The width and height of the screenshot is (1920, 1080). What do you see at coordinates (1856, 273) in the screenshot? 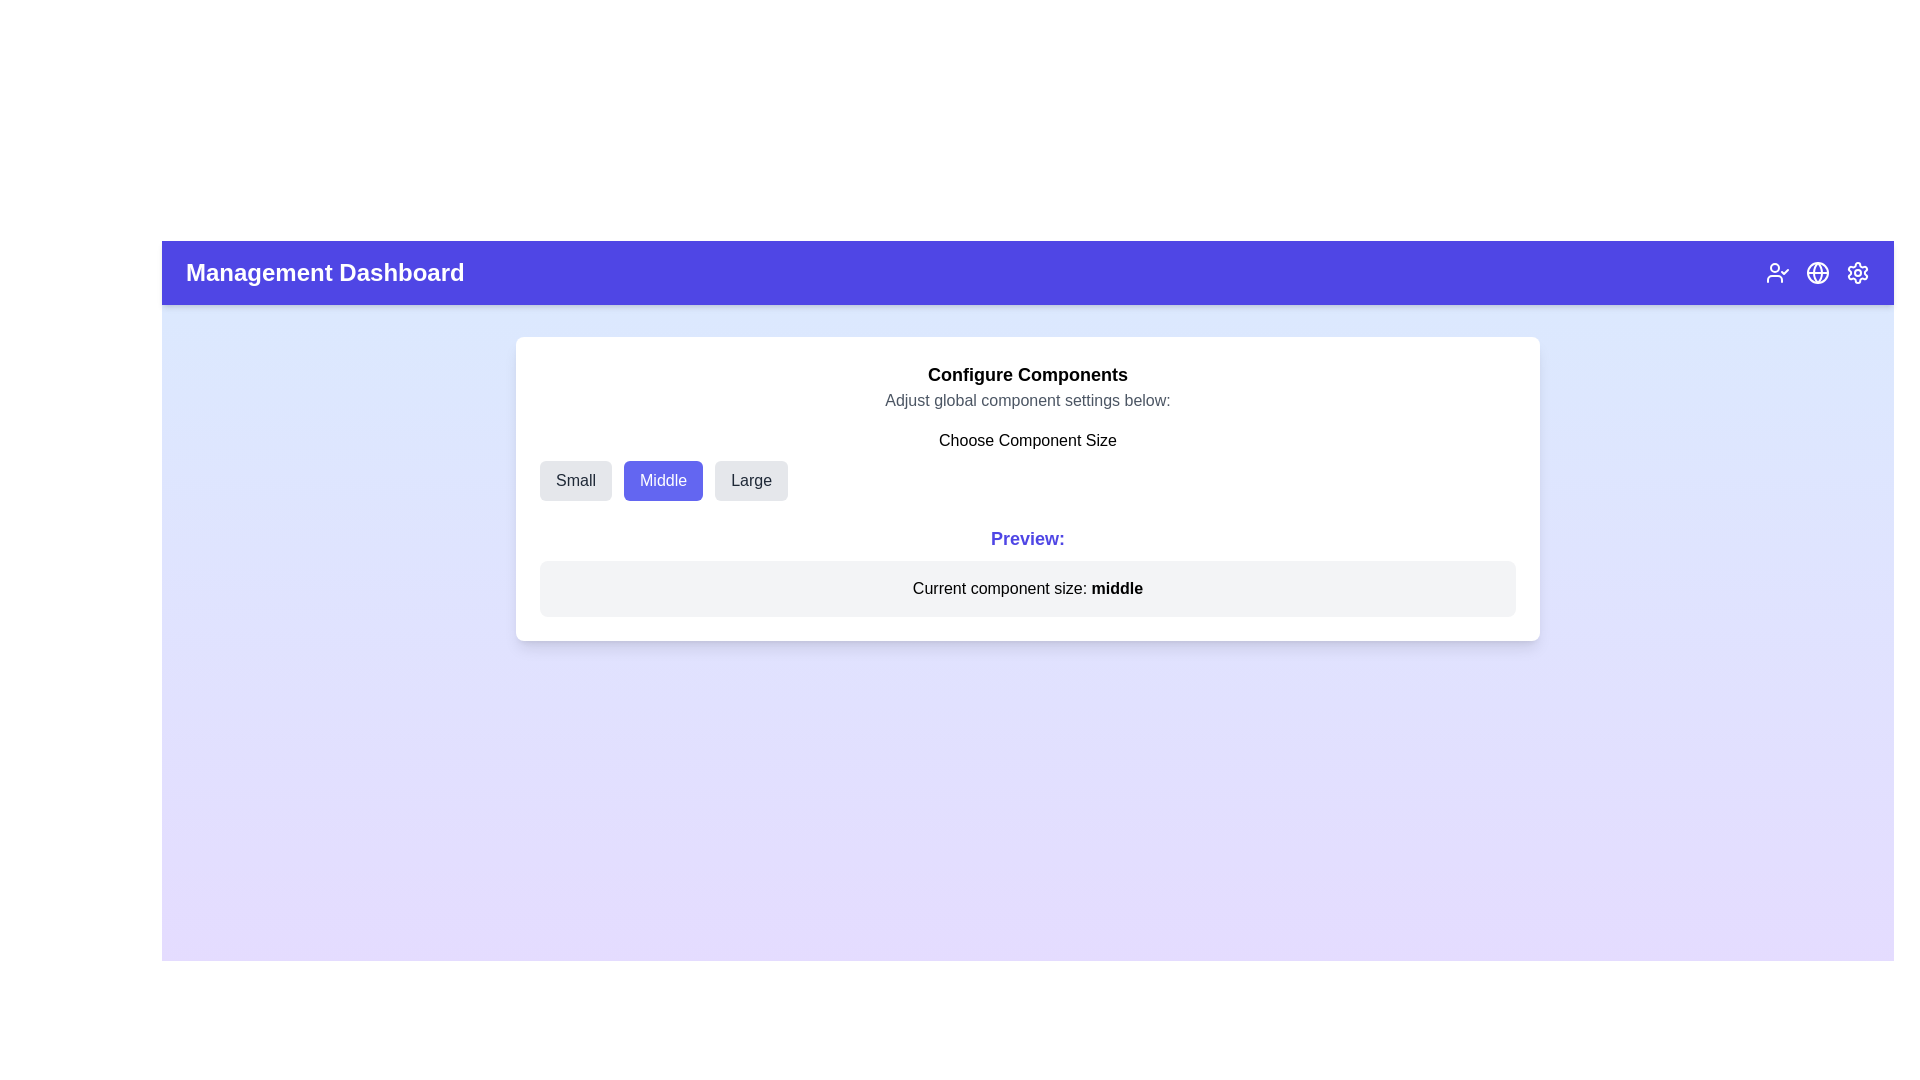
I see `the cogwheel icon button located in the top-right corner of the interface, which indicates a settings function` at bounding box center [1856, 273].